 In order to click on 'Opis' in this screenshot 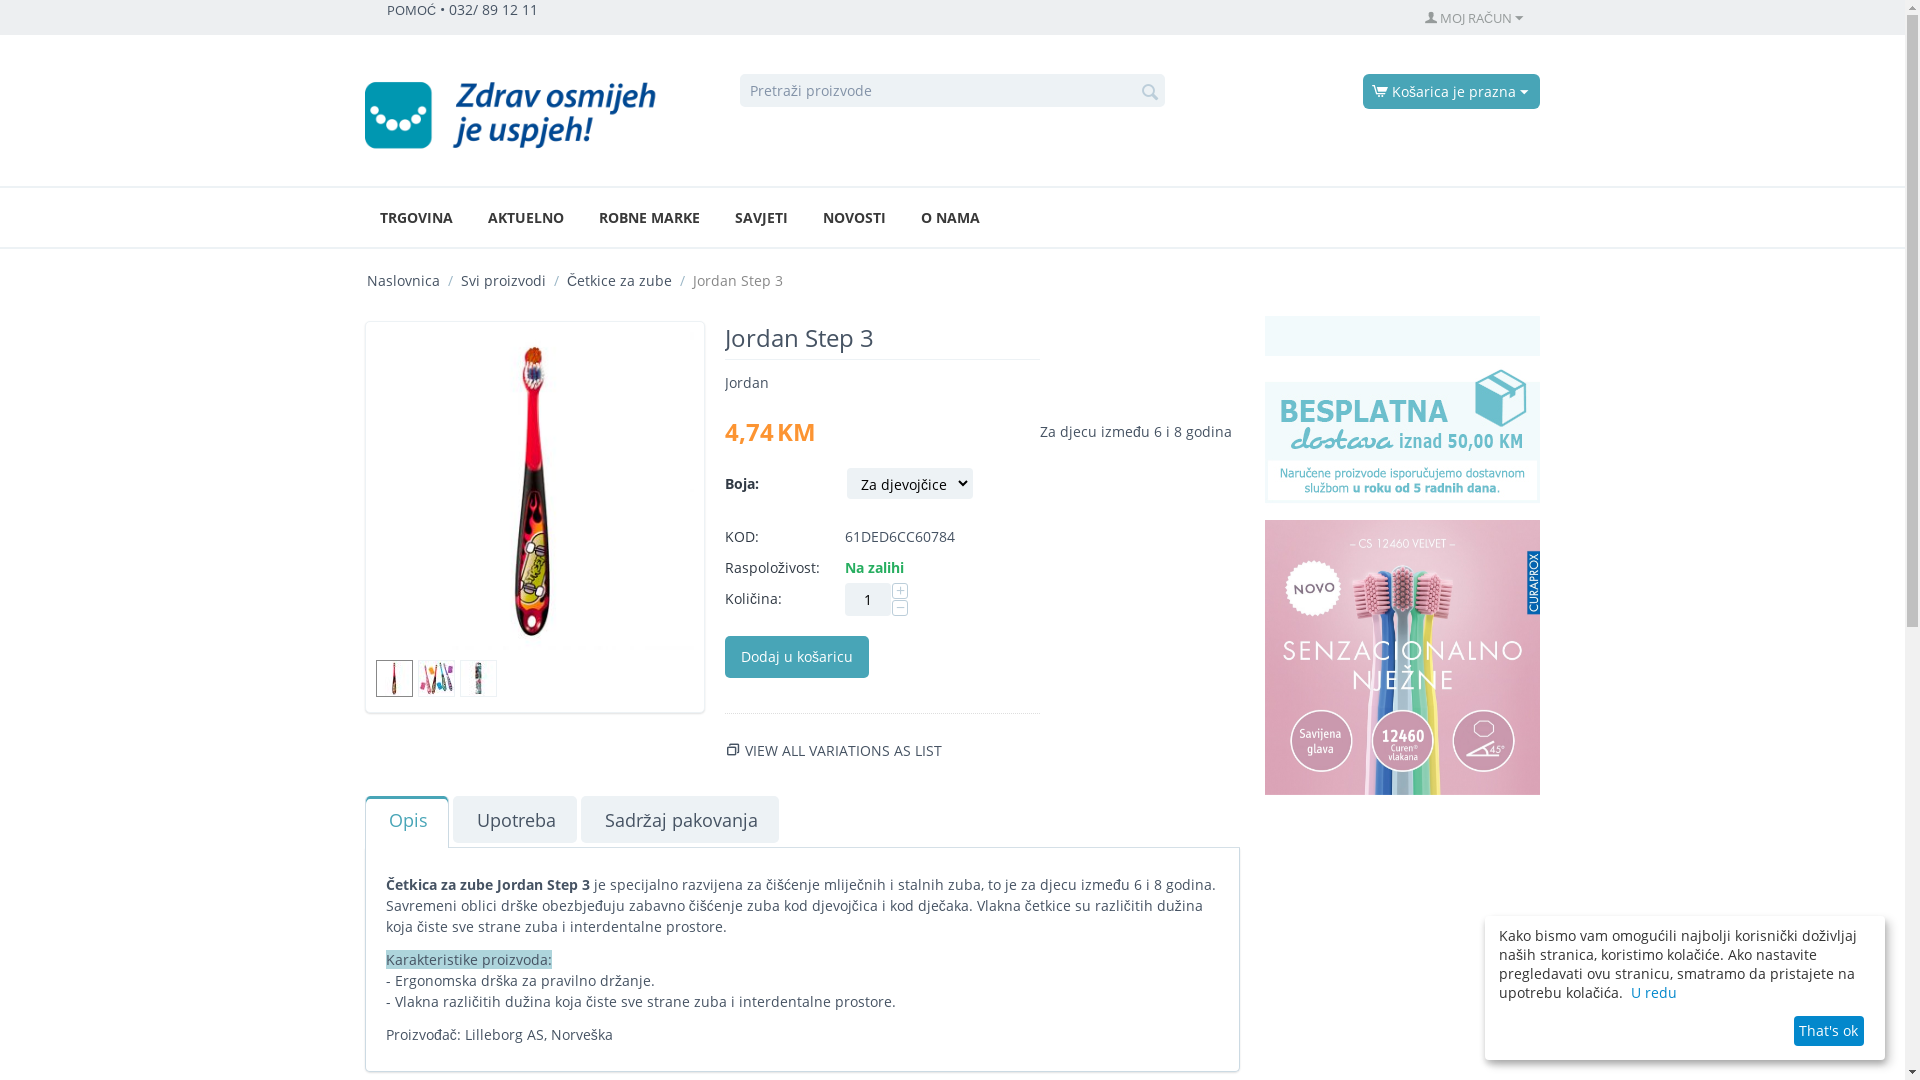, I will do `click(407, 819)`.